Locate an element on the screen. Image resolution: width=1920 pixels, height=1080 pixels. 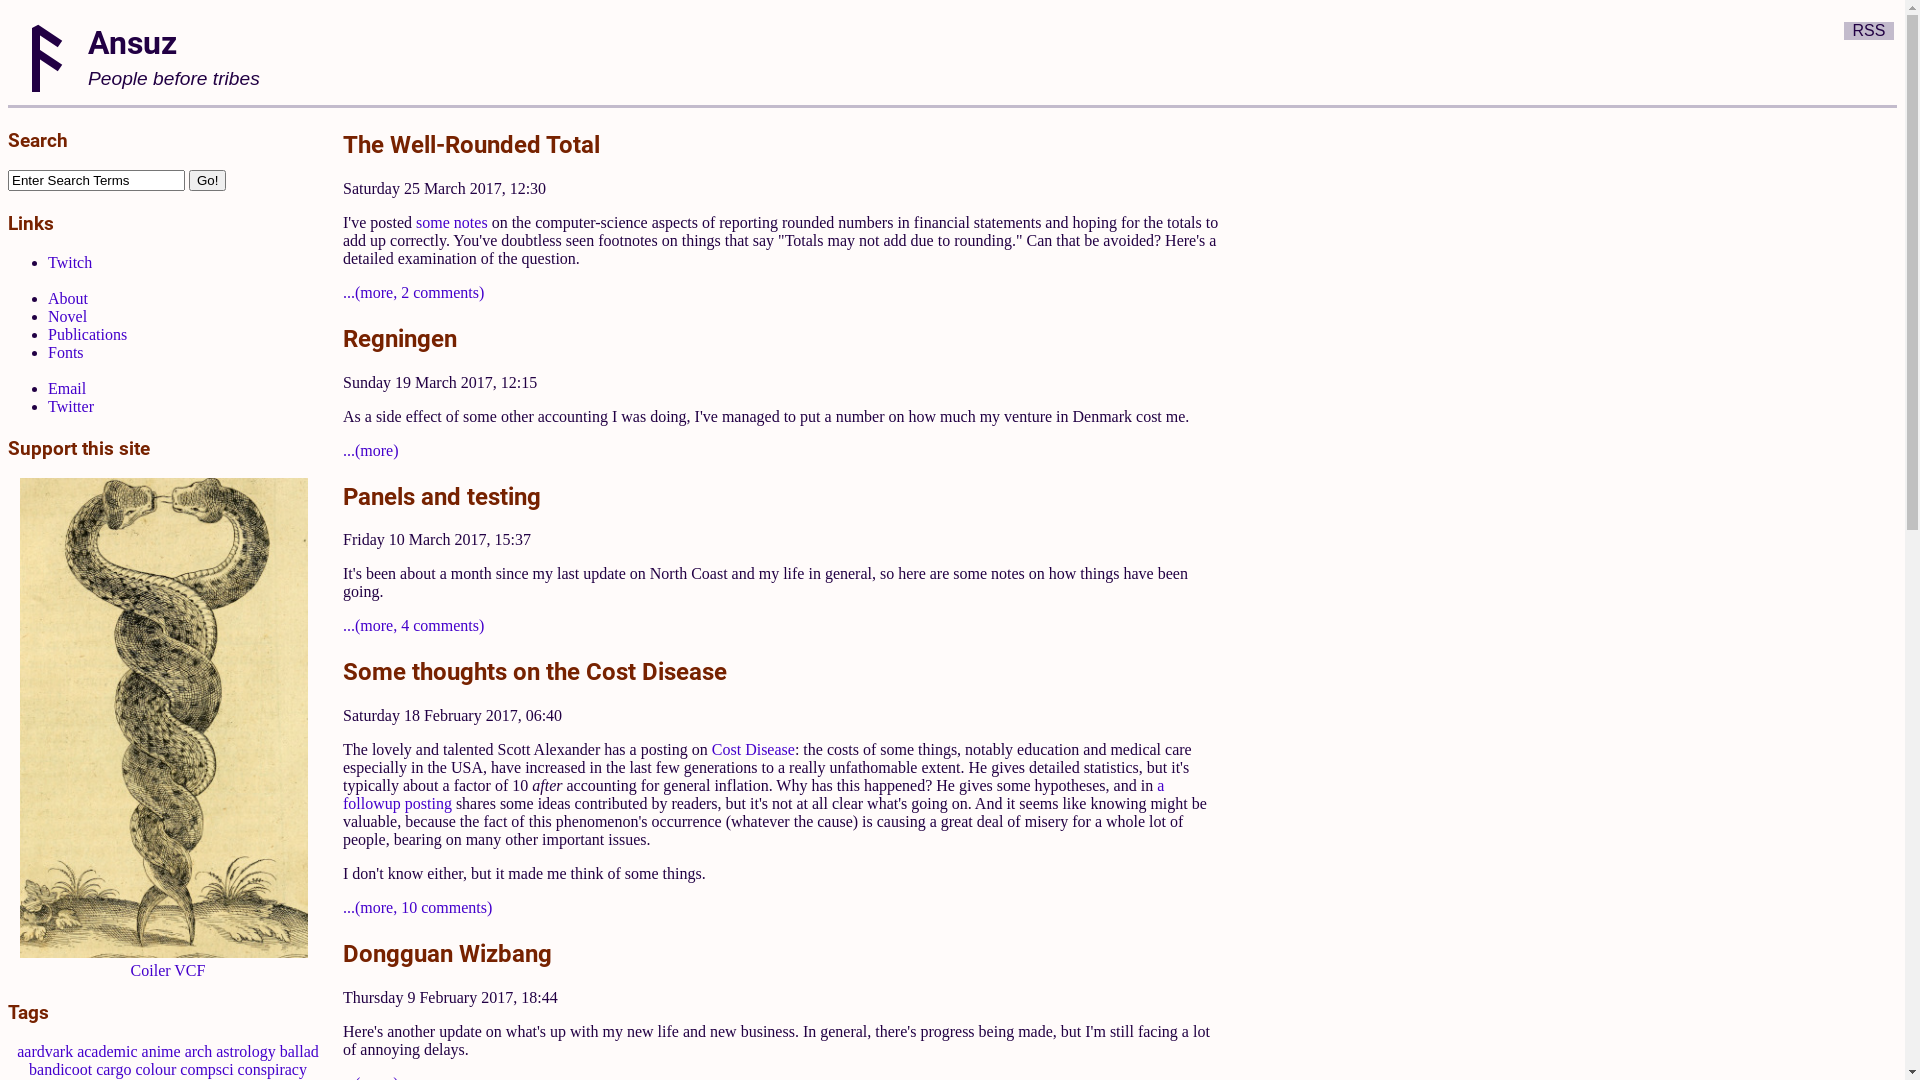
'anime' is located at coordinates (161, 1050).